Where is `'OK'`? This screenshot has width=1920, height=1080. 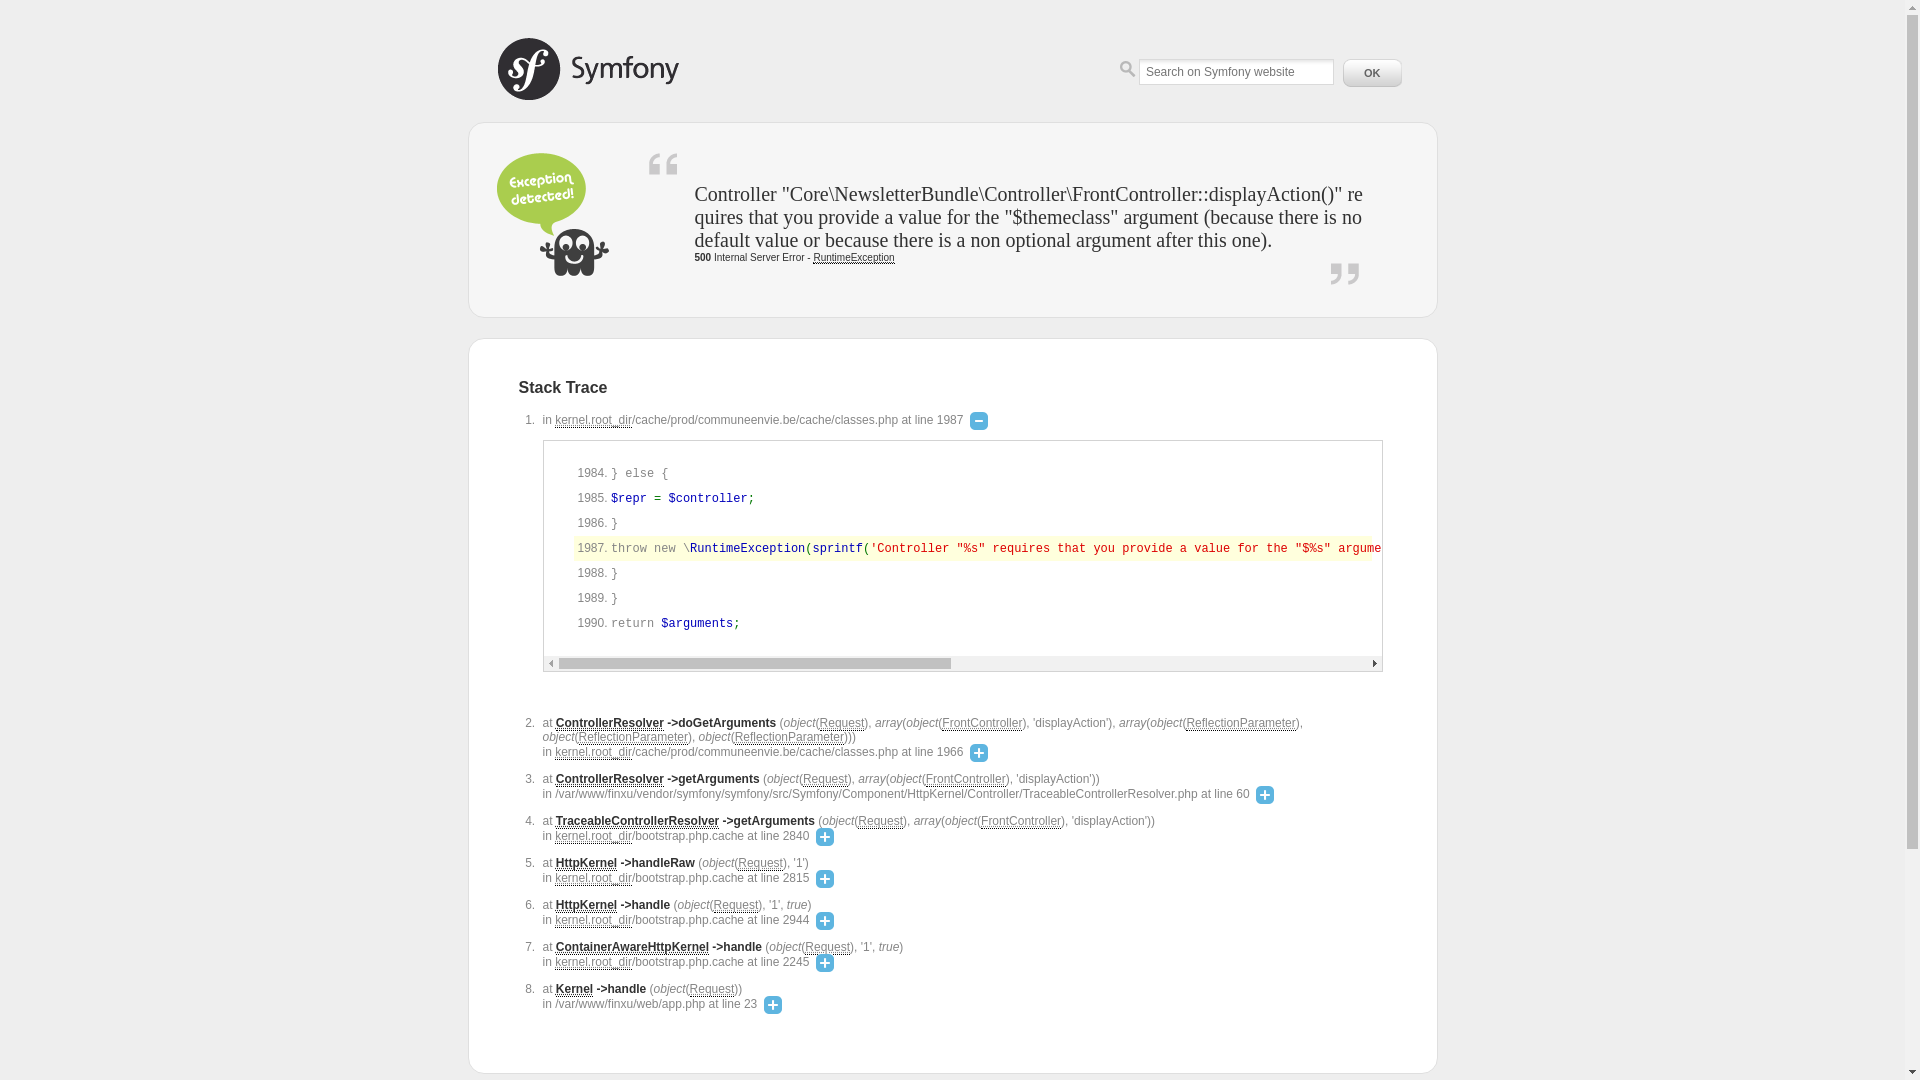
'OK' is located at coordinates (1371, 72).